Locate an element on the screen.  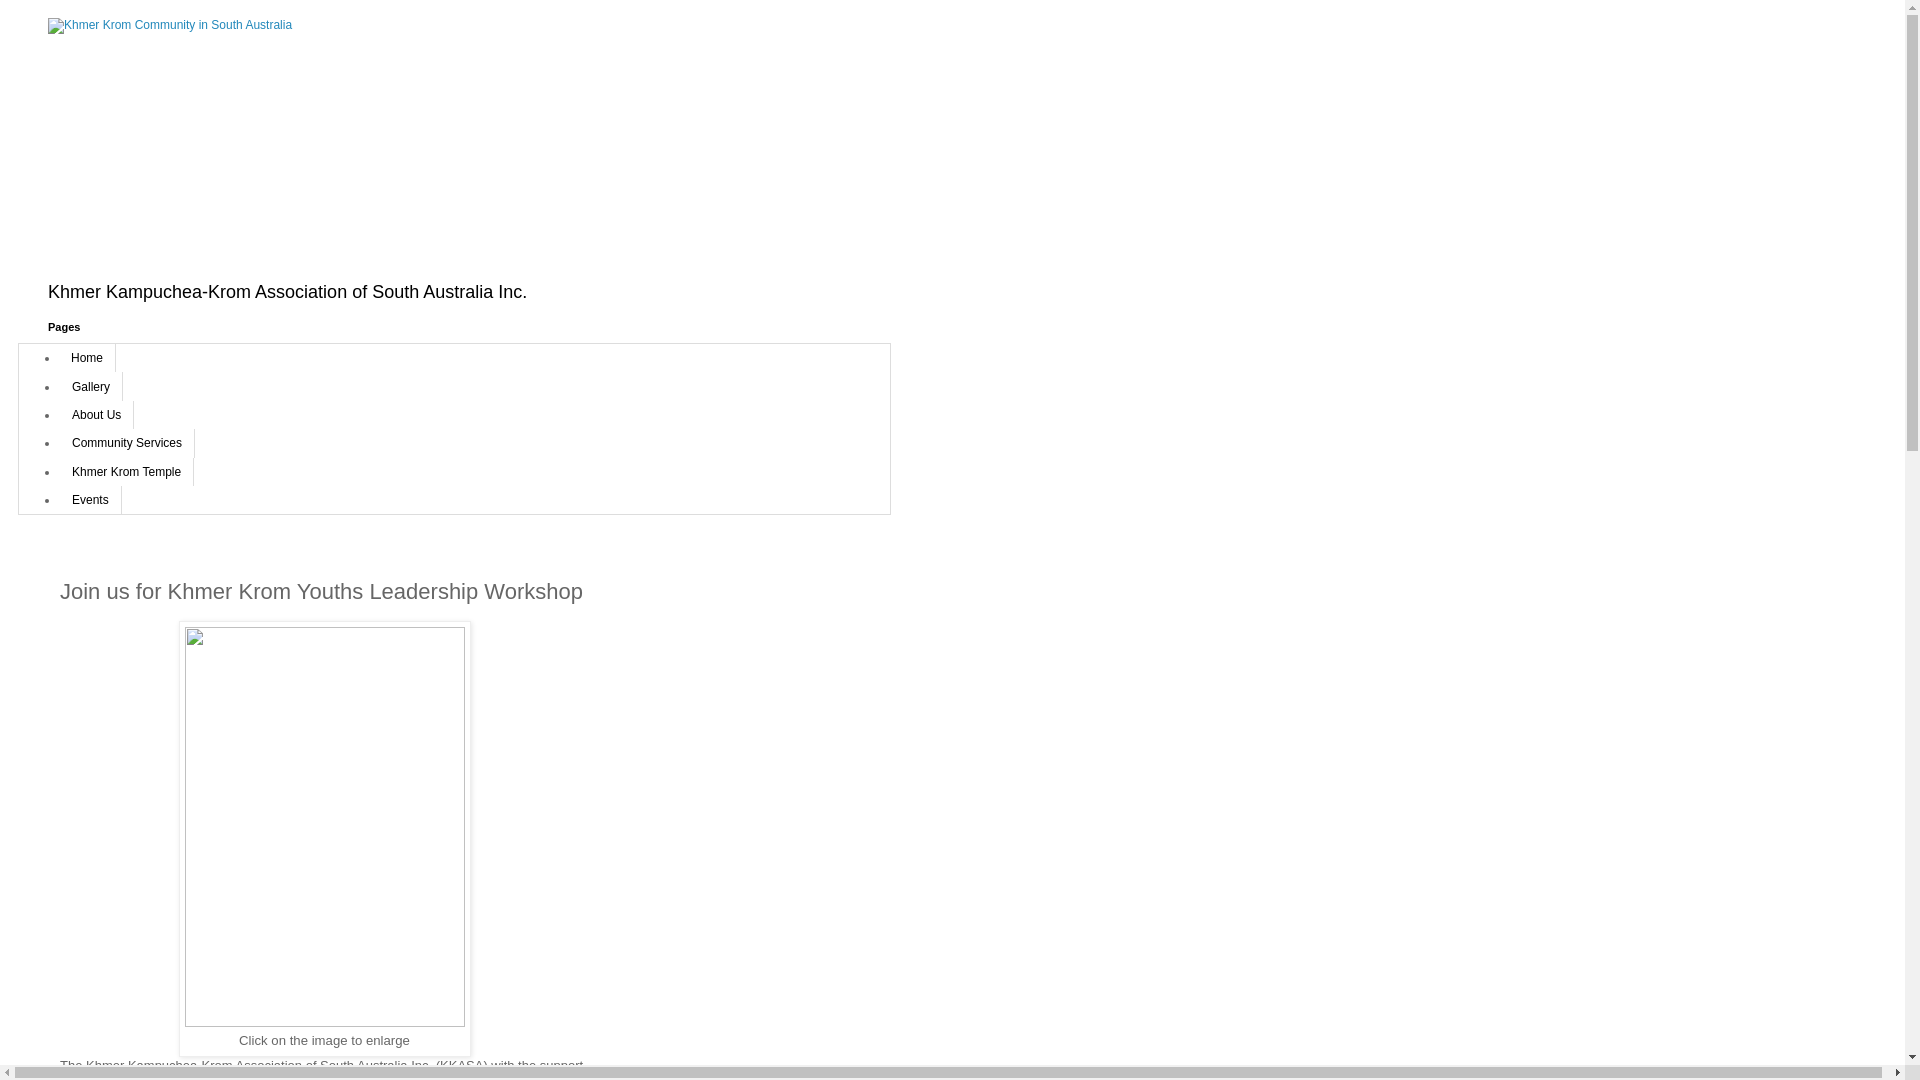
'Events' is located at coordinates (89, 499).